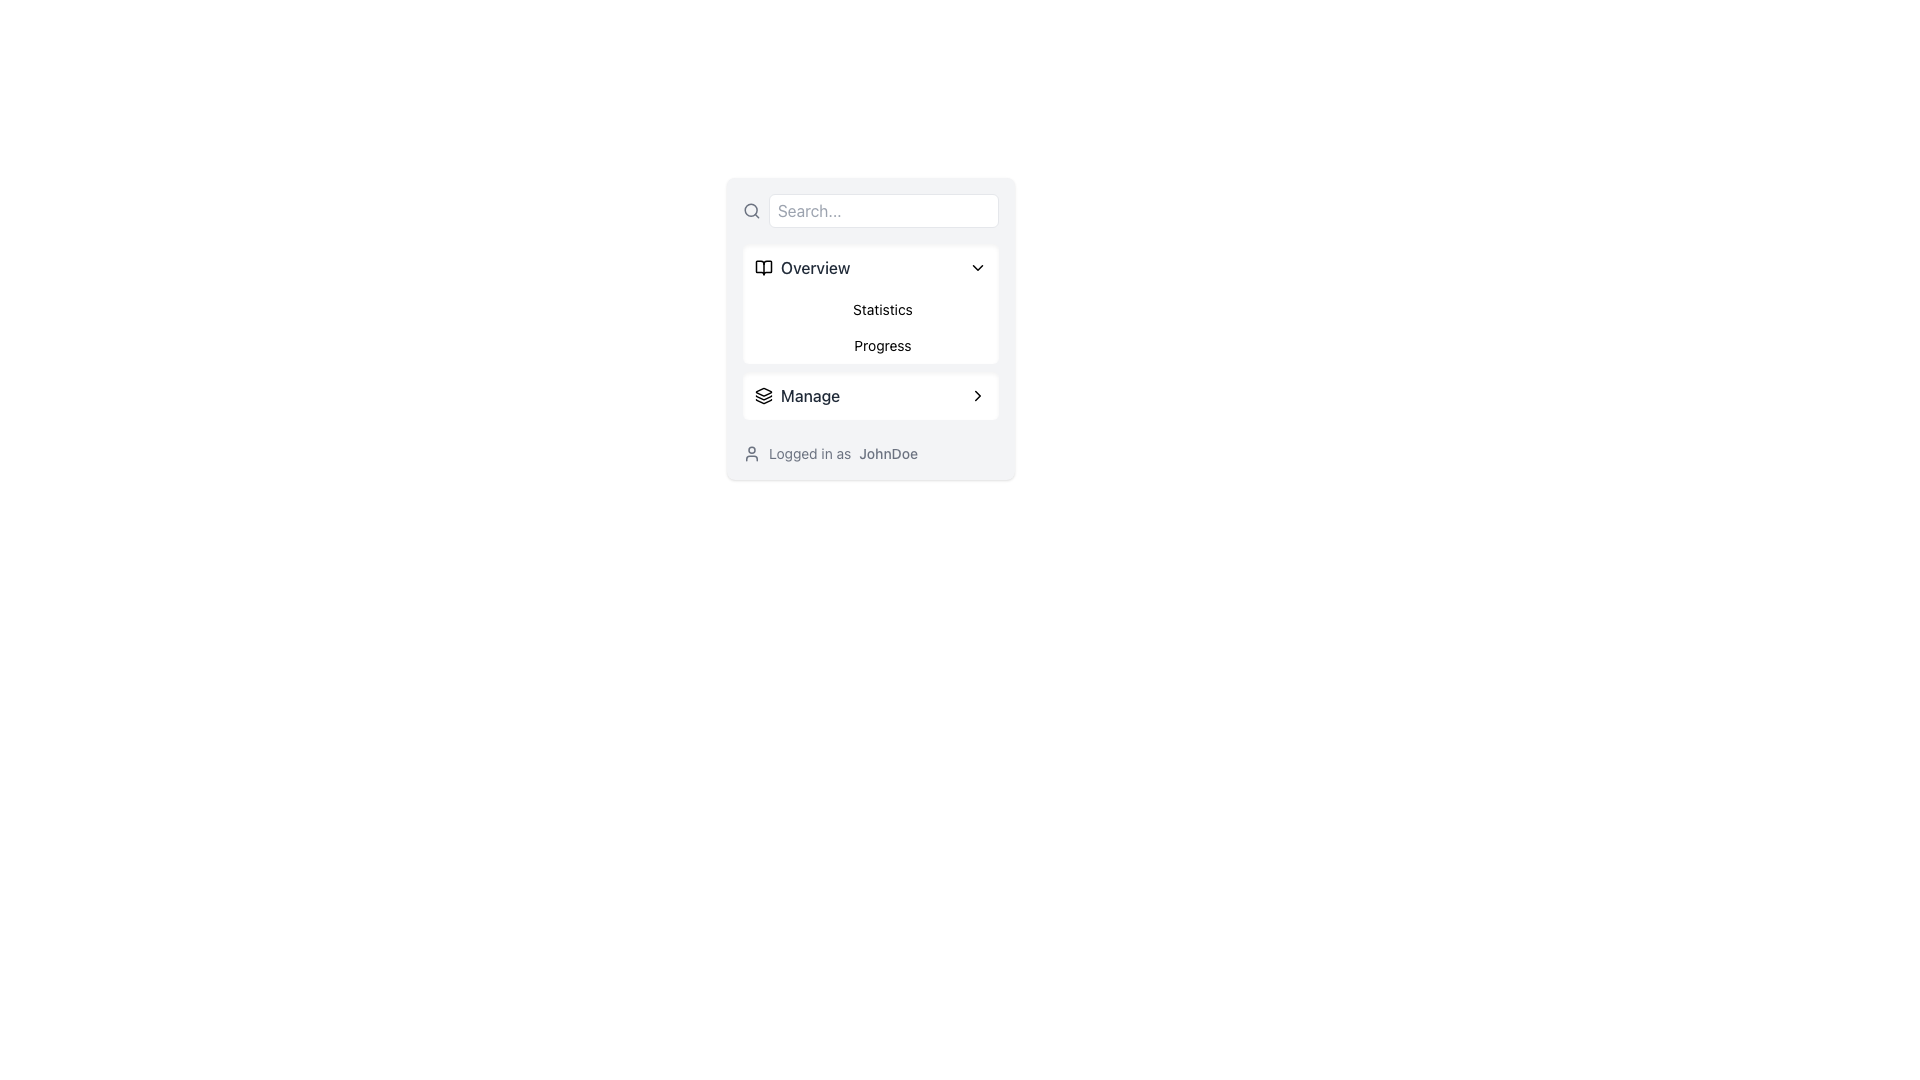  What do you see at coordinates (870, 211) in the screenshot?
I see `over the text input field located at the top of the panel` at bounding box center [870, 211].